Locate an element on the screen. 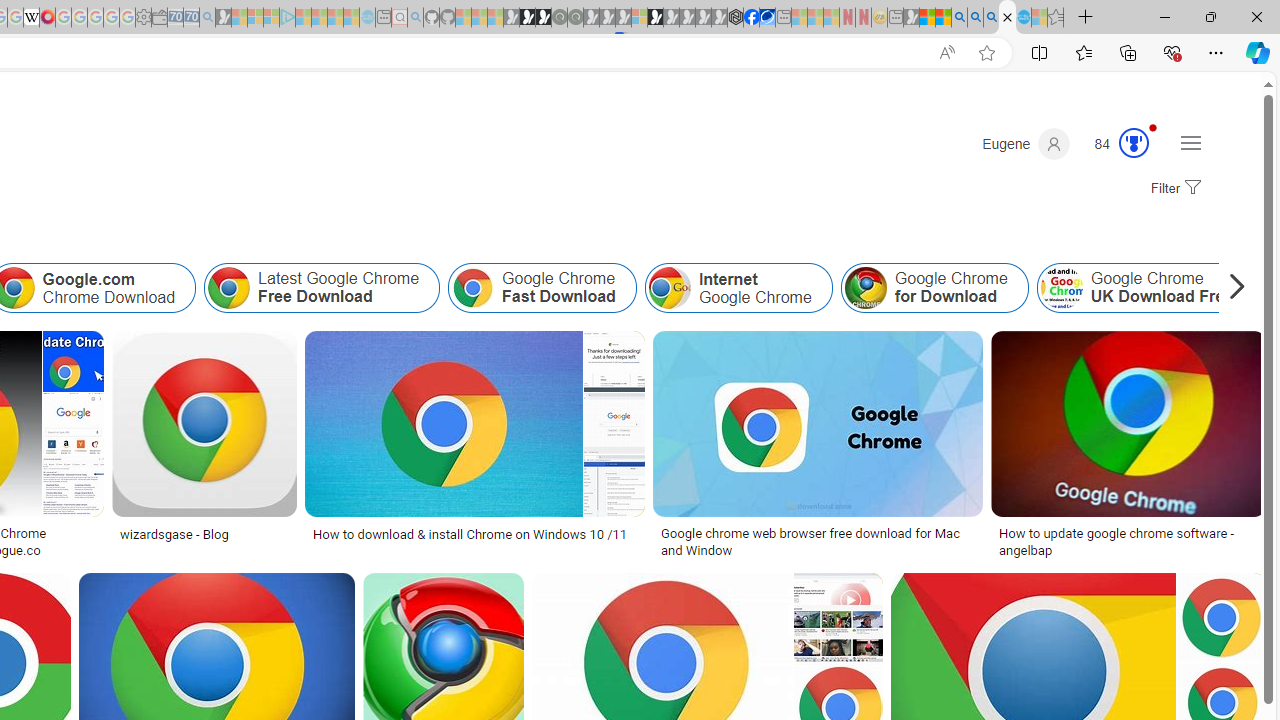  'Wallet - Sleeping' is located at coordinates (160, 17).